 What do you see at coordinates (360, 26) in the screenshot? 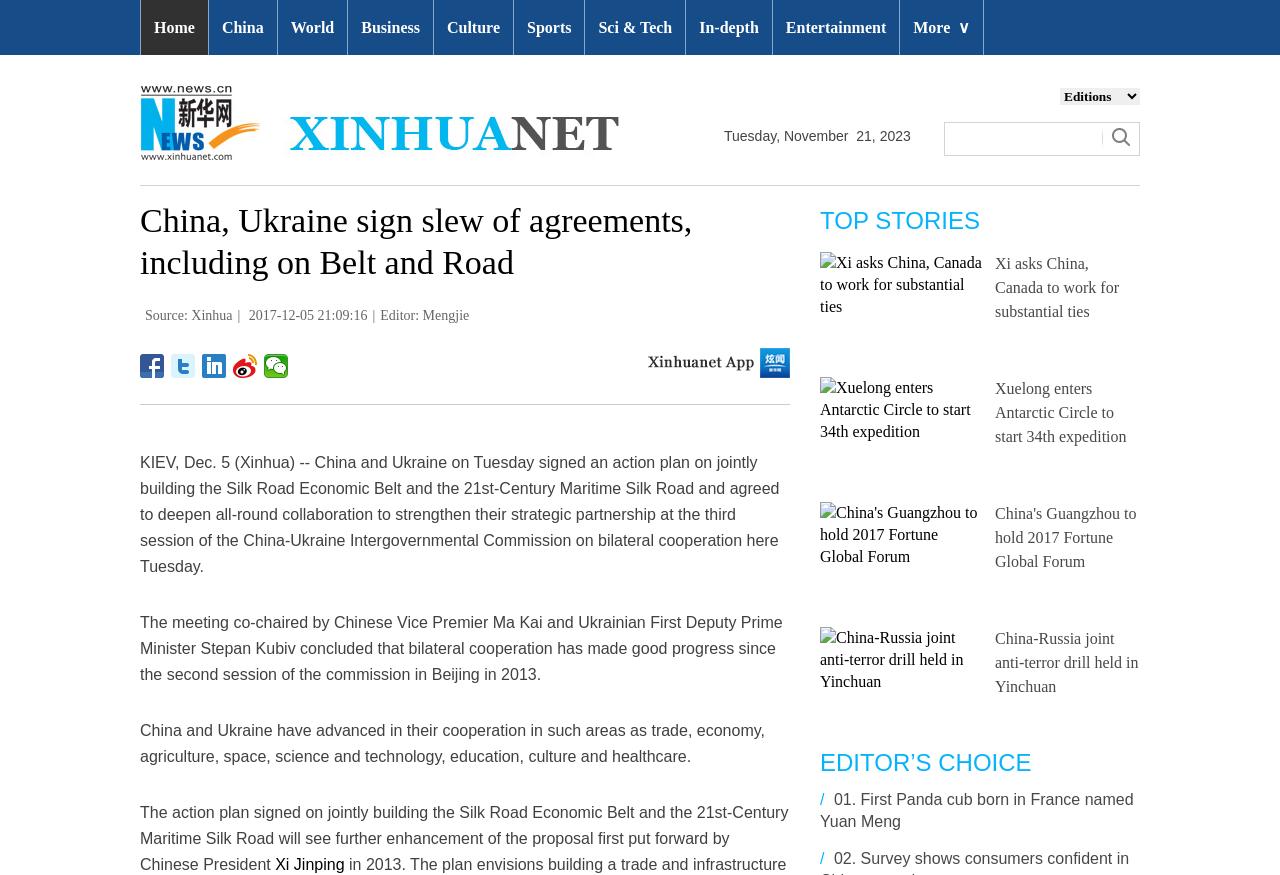
I see `'Business'` at bounding box center [360, 26].